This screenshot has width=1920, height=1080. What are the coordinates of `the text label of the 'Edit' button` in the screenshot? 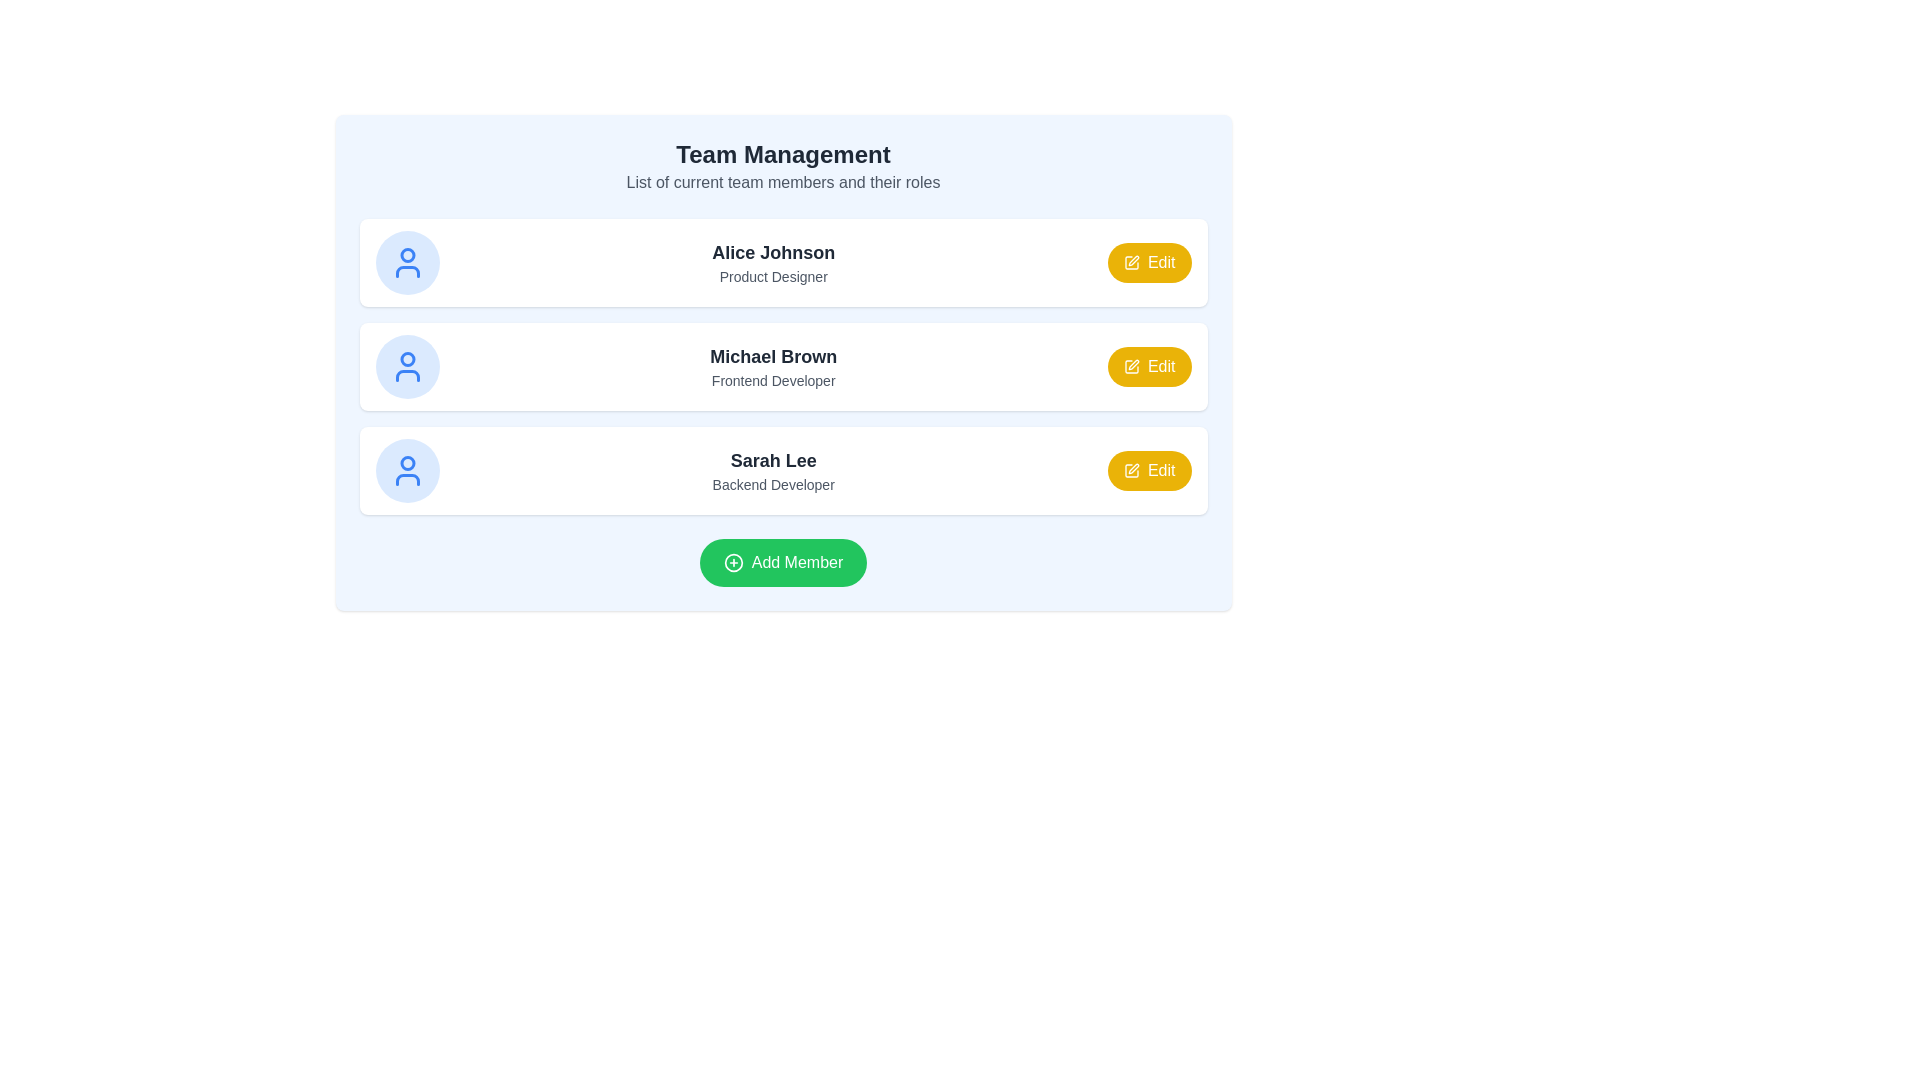 It's located at (1161, 366).